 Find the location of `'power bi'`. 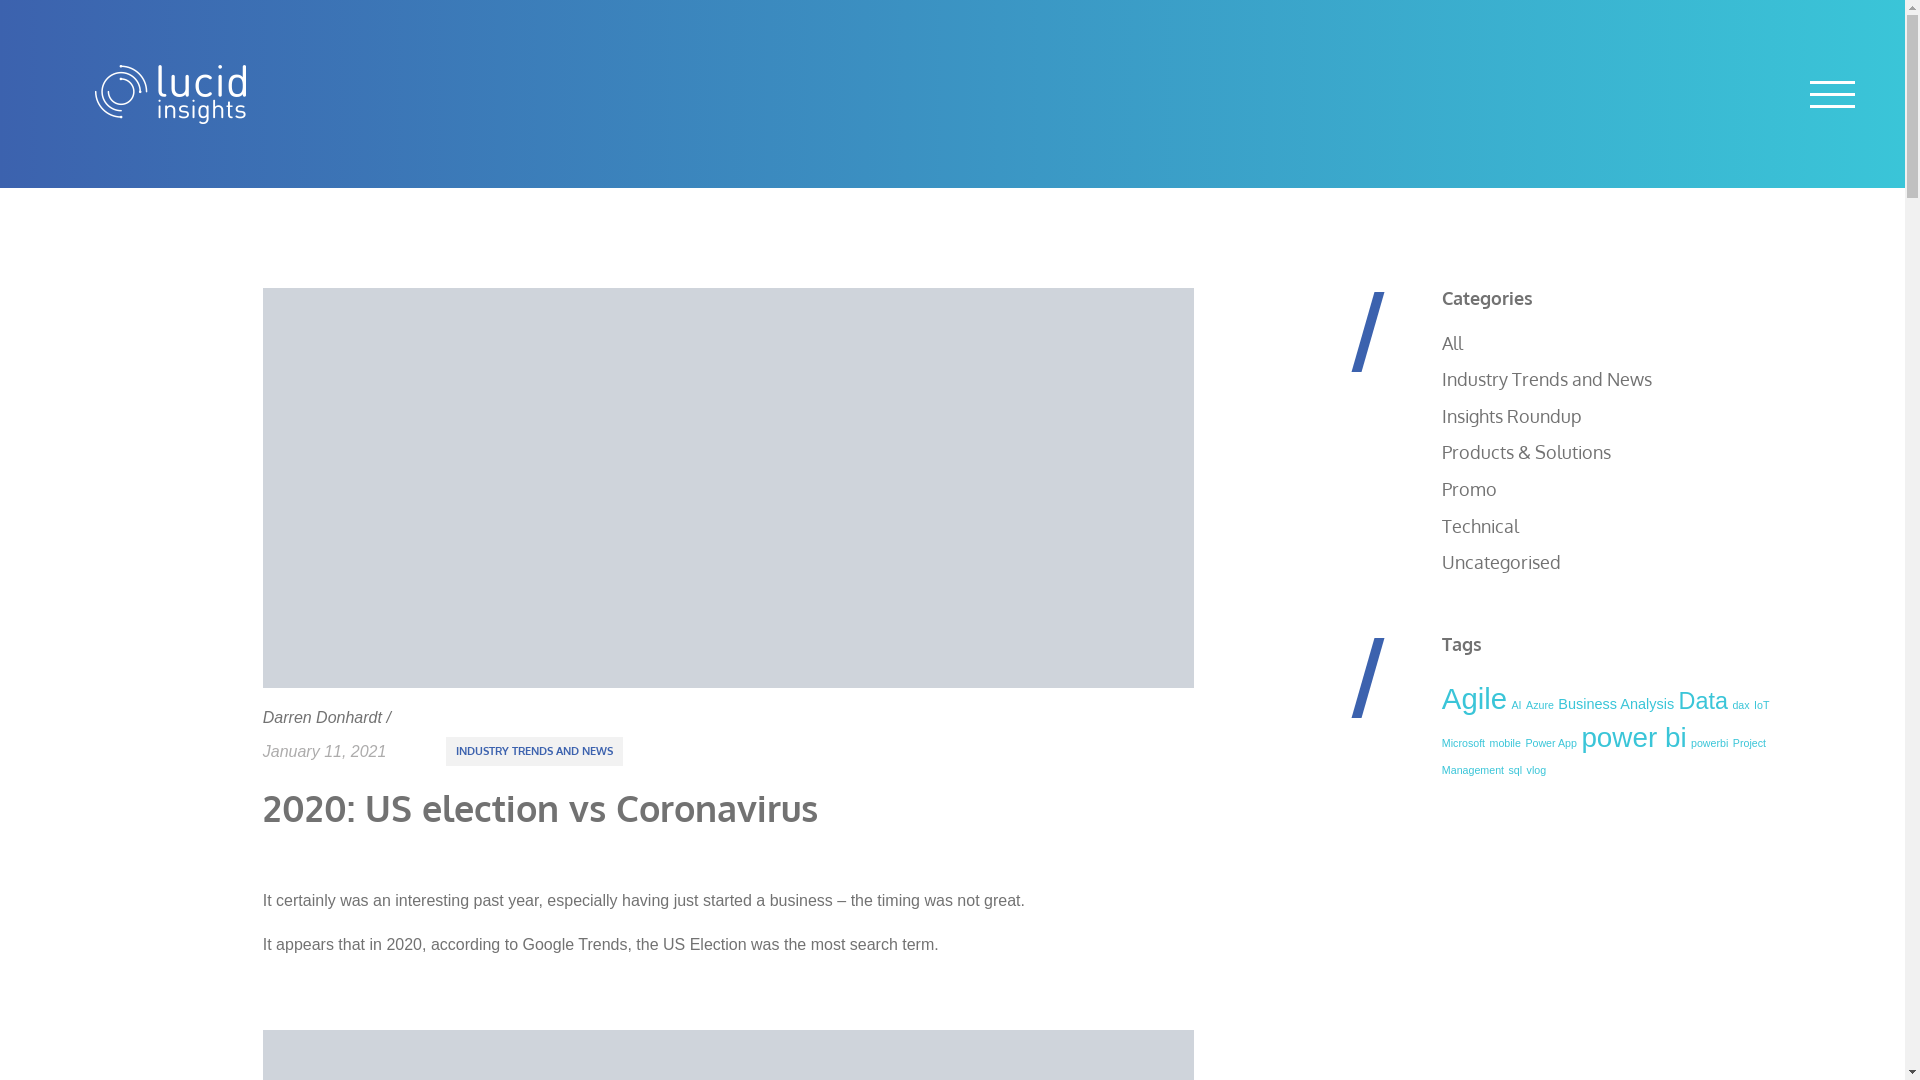

'power bi' is located at coordinates (1633, 737).